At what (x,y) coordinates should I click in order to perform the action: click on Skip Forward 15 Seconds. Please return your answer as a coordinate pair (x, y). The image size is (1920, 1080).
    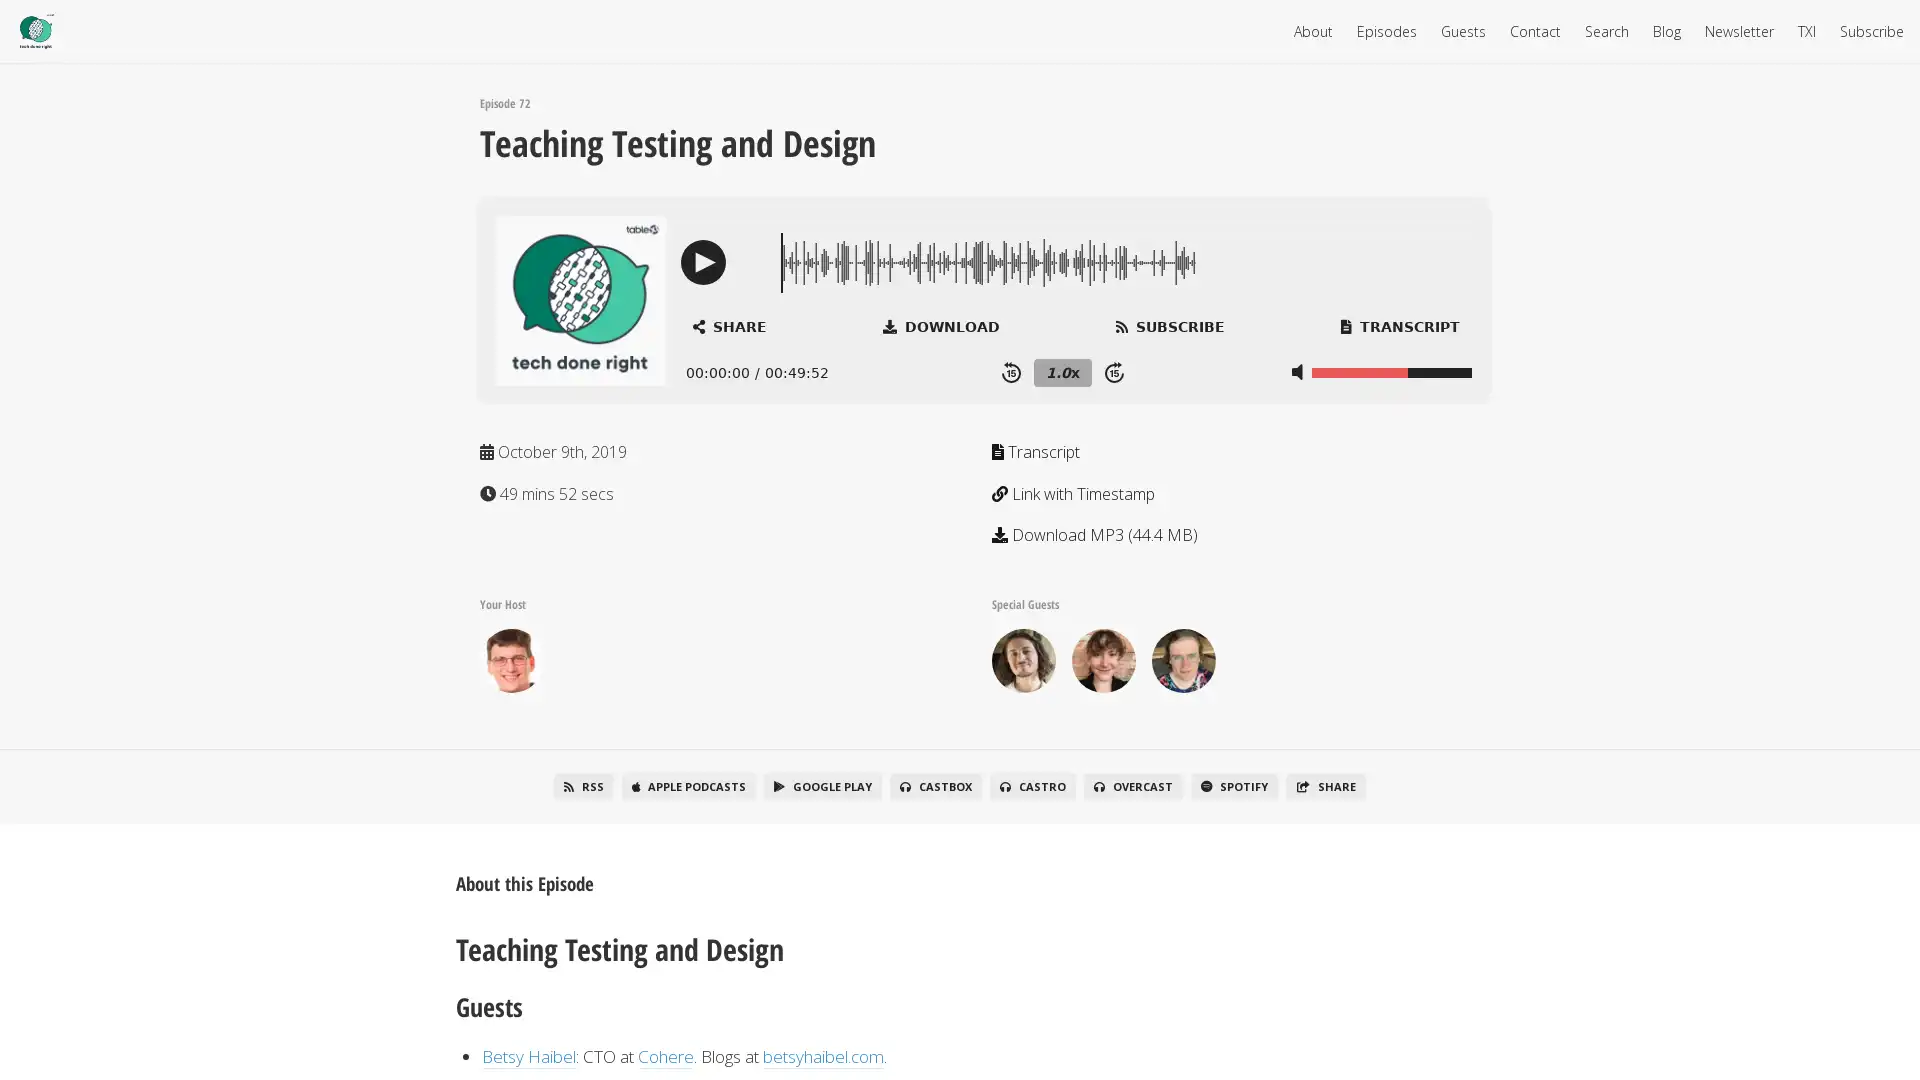
    Looking at the image, I should click on (1113, 371).